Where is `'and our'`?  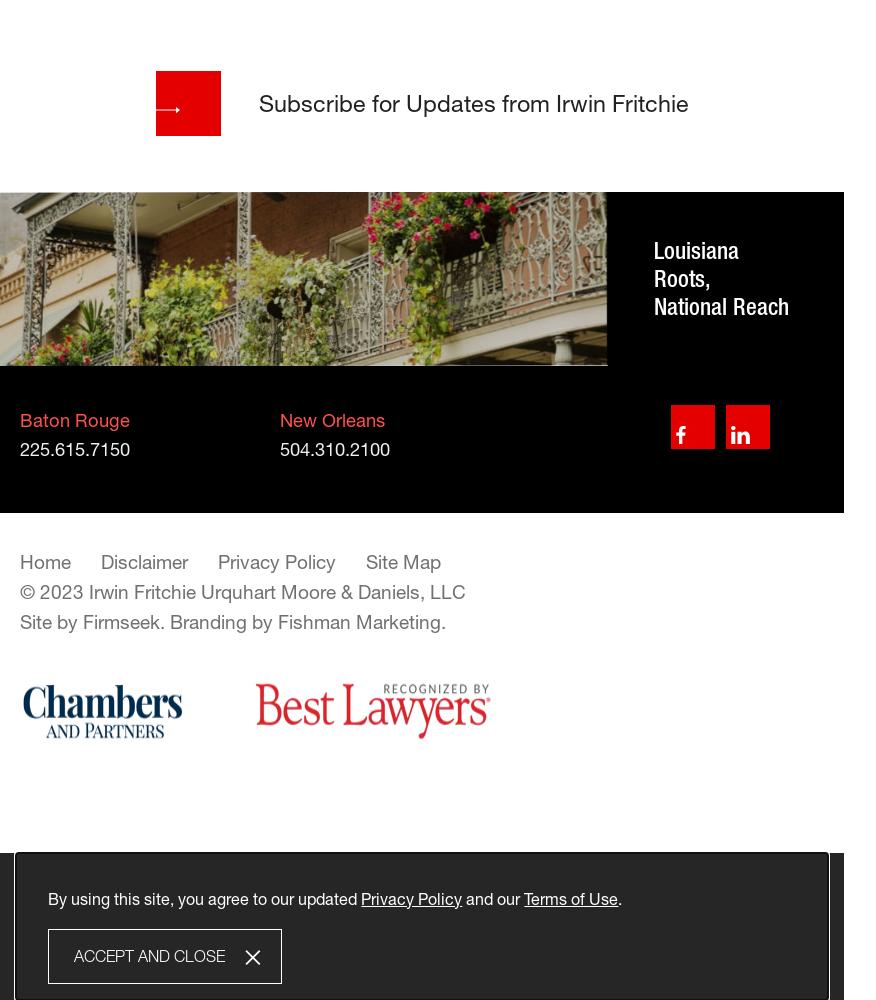
'and our' is located at coordinates (492, 897).